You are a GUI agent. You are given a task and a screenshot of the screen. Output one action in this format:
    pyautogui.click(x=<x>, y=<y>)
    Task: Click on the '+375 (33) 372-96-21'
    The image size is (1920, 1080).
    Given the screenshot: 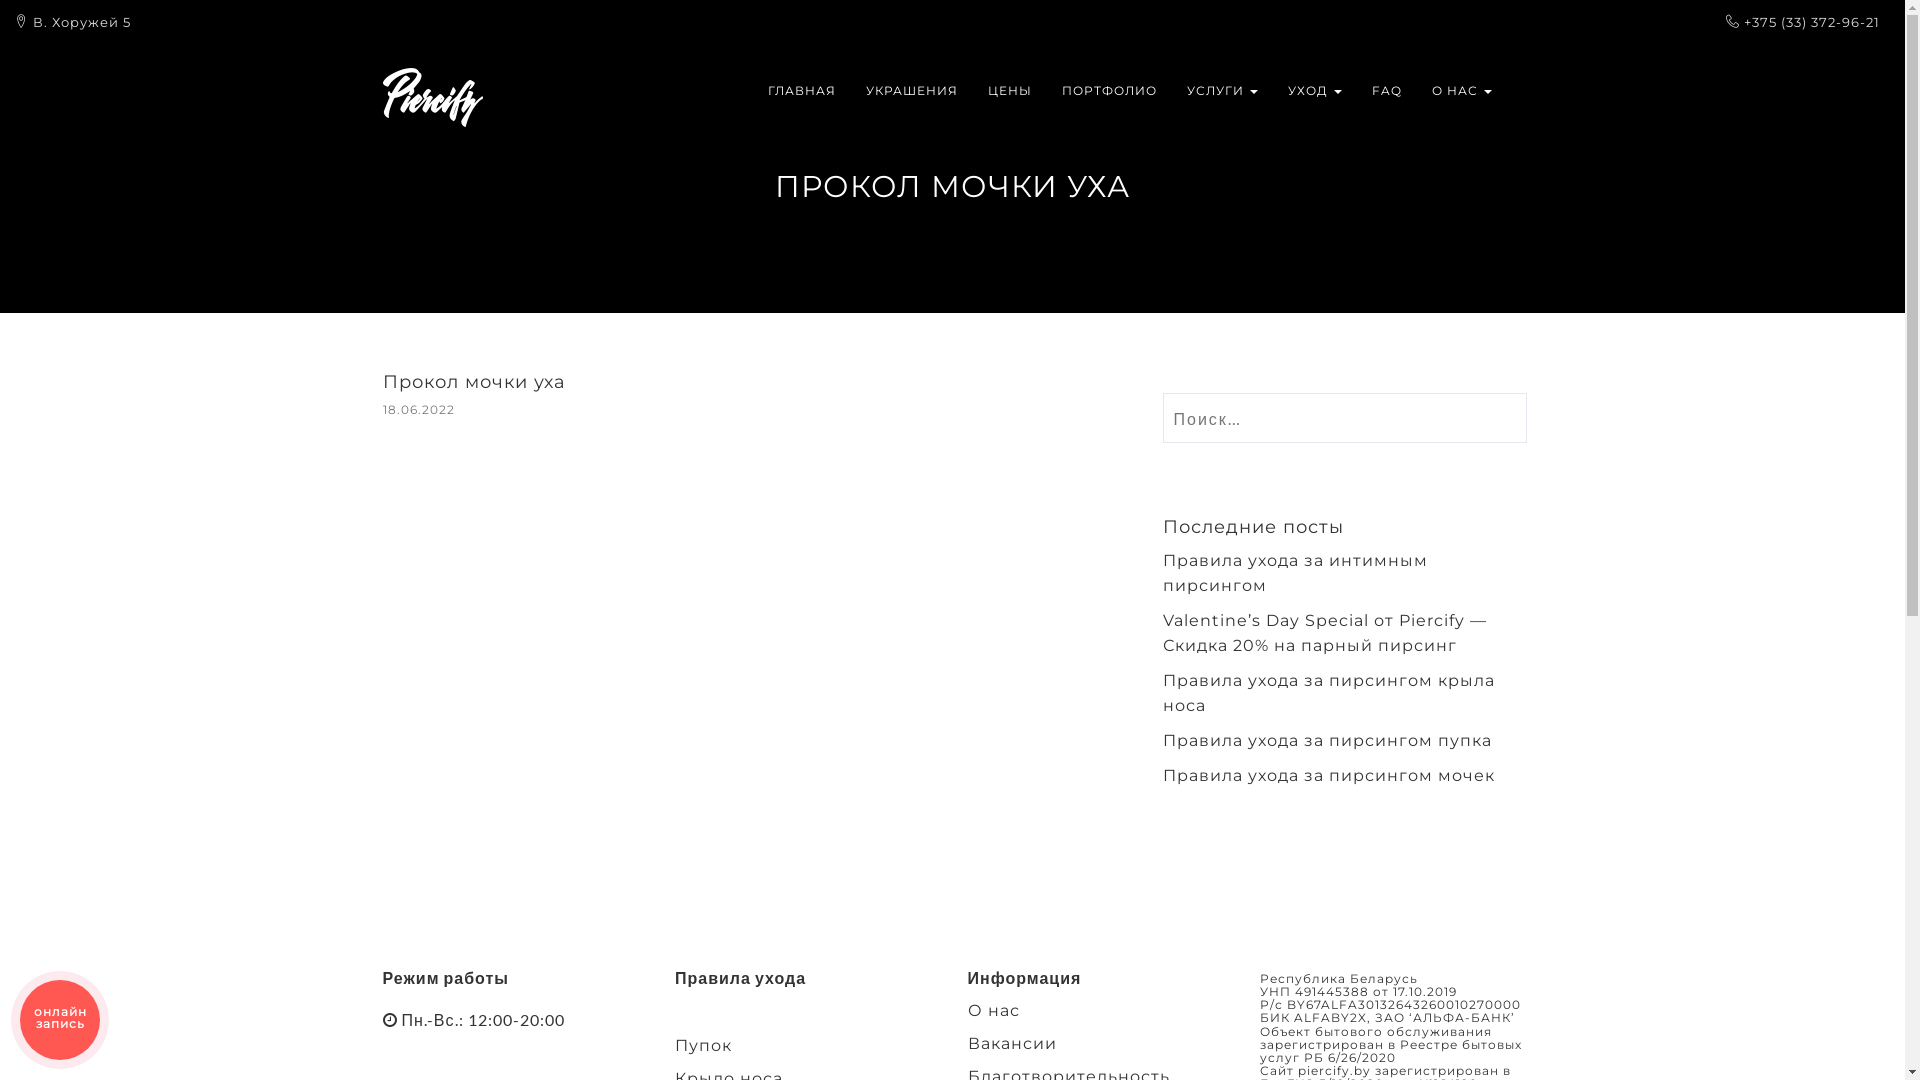 What is the action you would take?
    pyautogui.click(x=1811, y=22)
    